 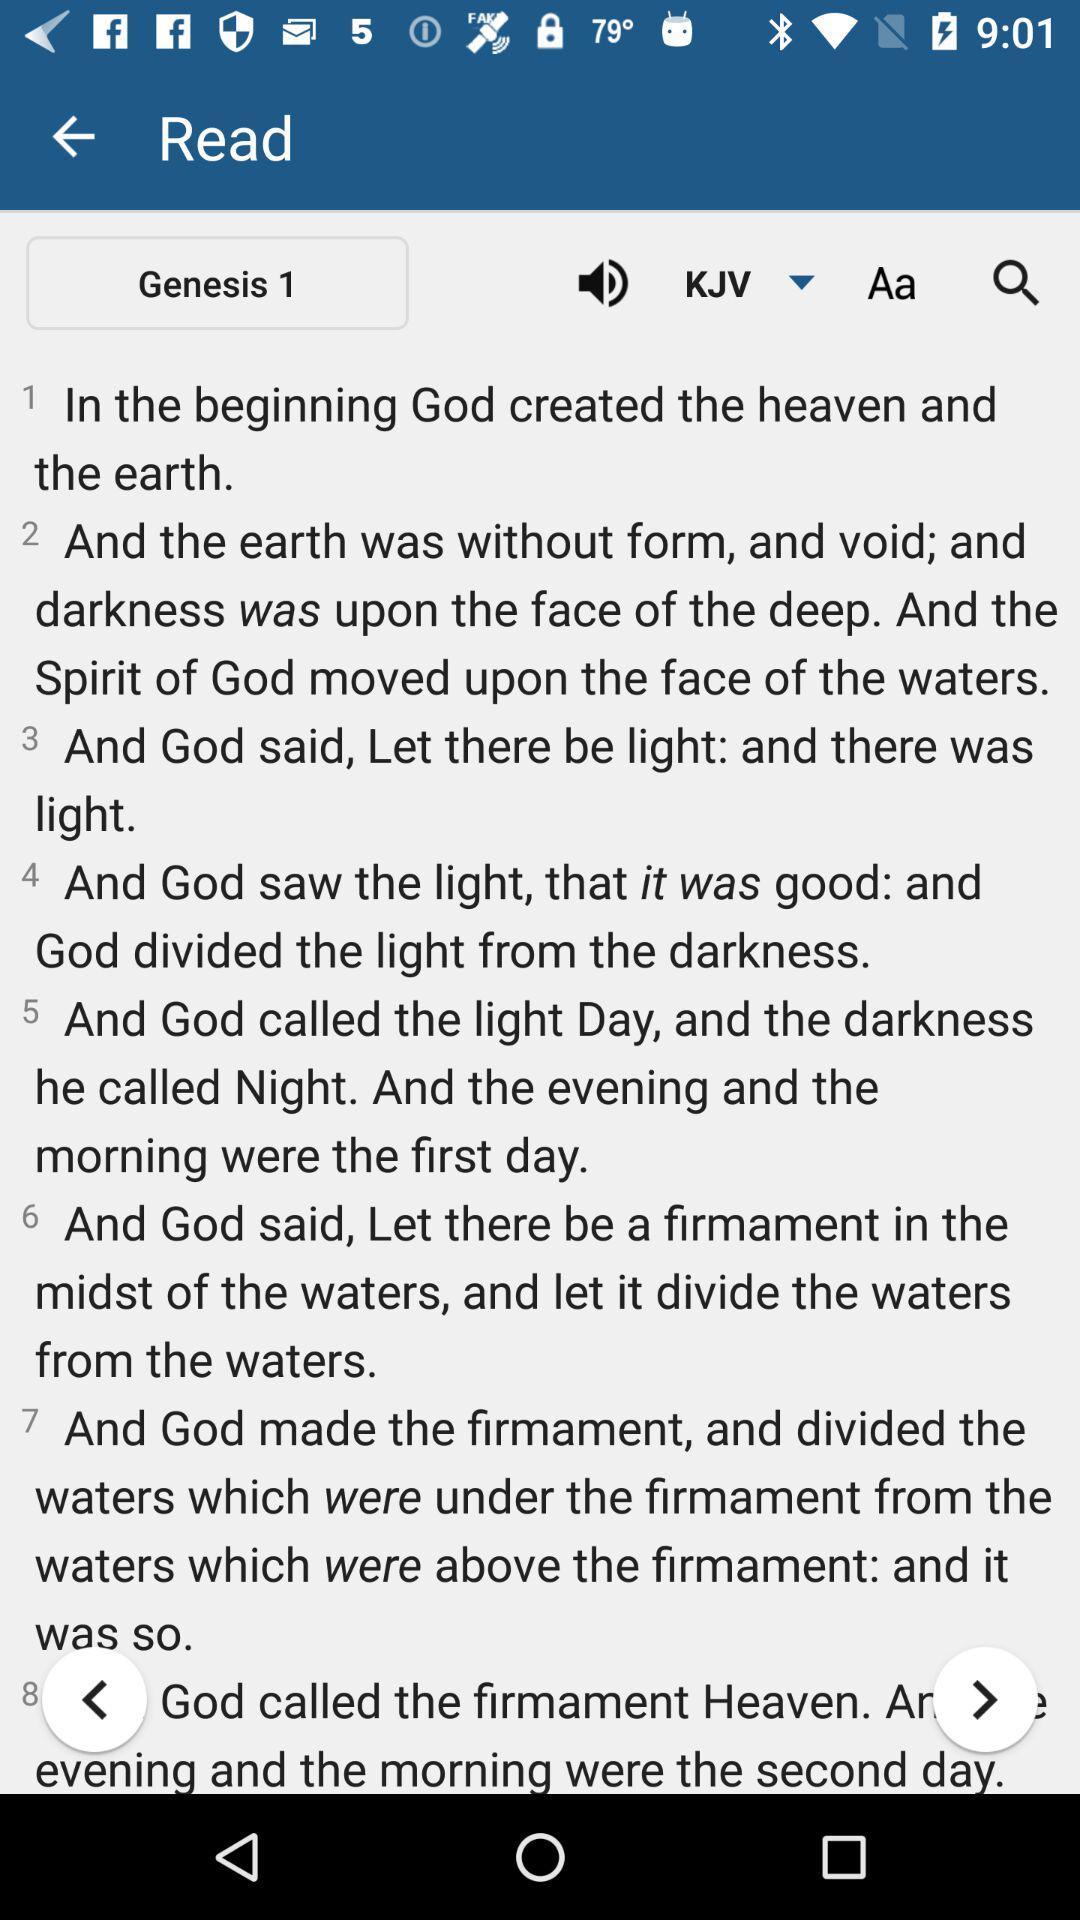 What do you see at coordinates (890, 282) in the screenshot?
I see `the font icon` at bounding box center [890, 282].